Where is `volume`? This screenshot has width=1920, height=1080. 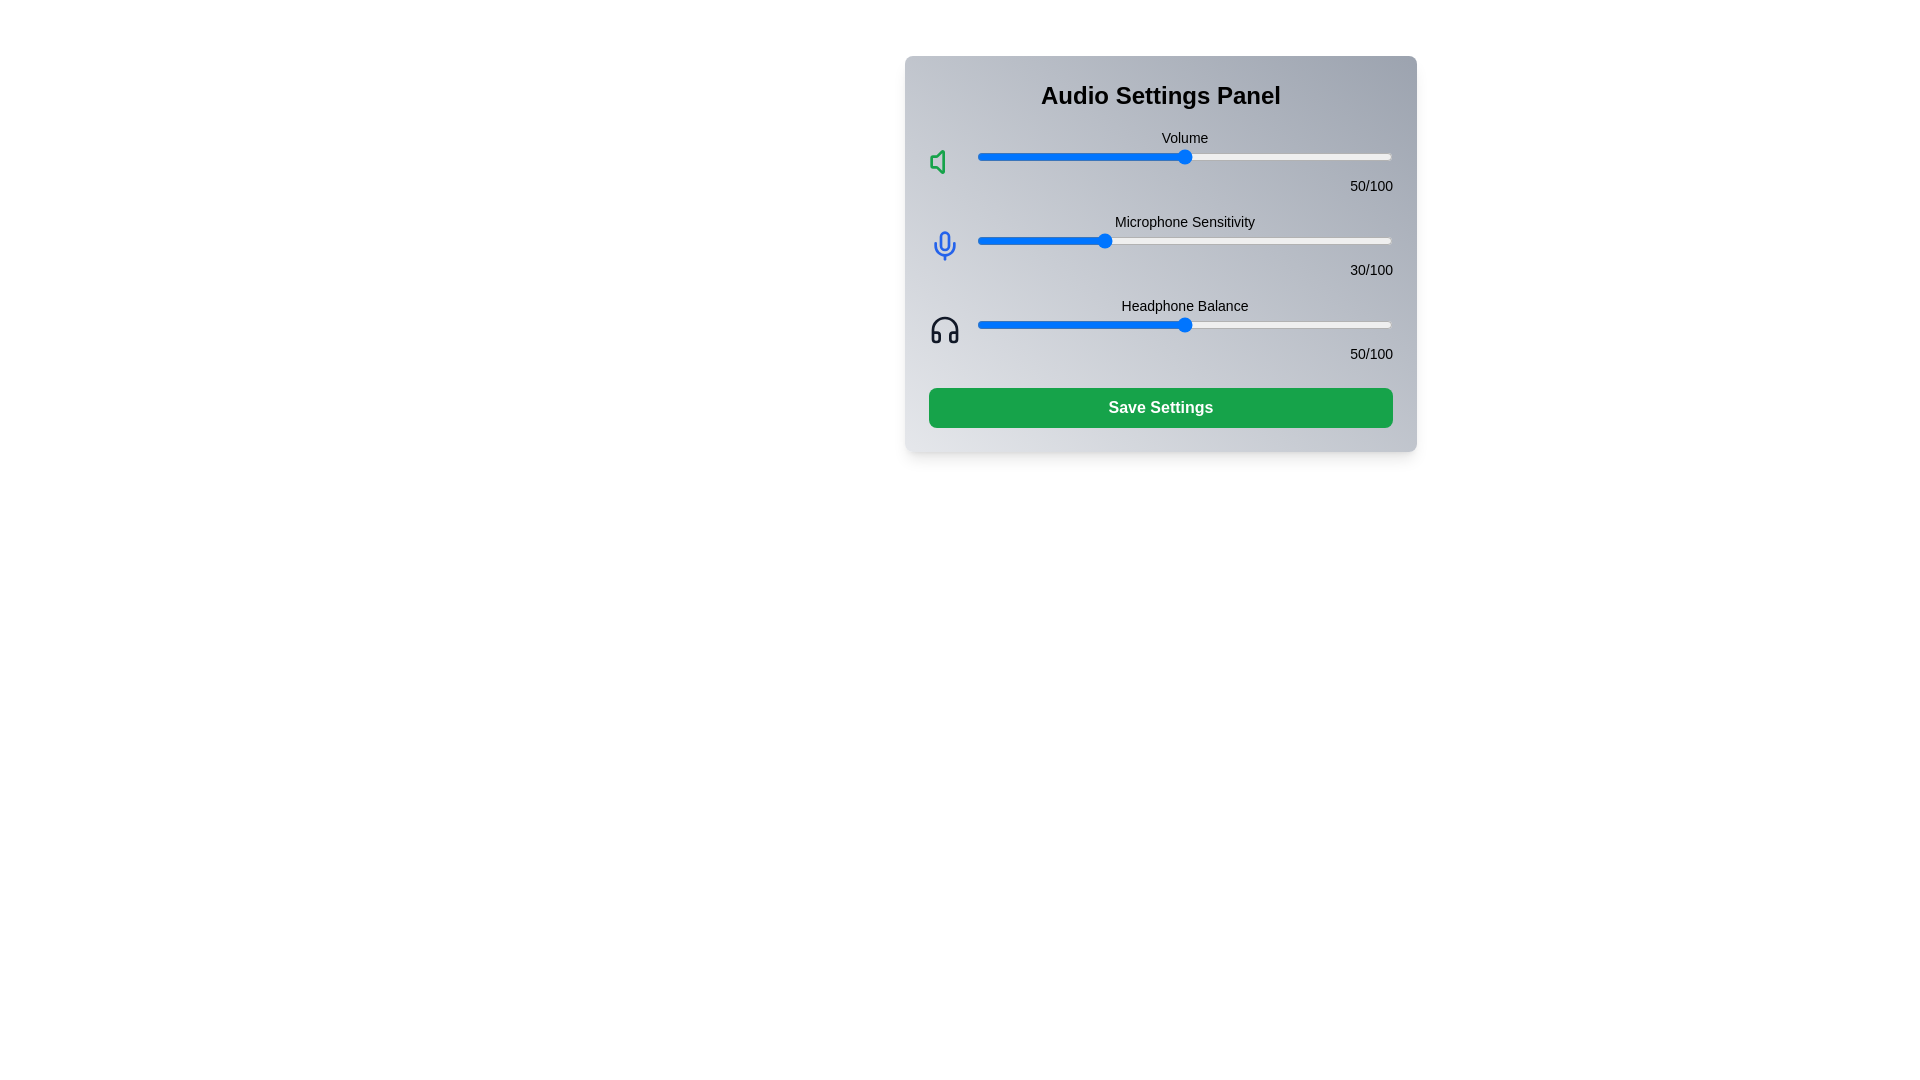 volume is located at coordinates (1039, 156).